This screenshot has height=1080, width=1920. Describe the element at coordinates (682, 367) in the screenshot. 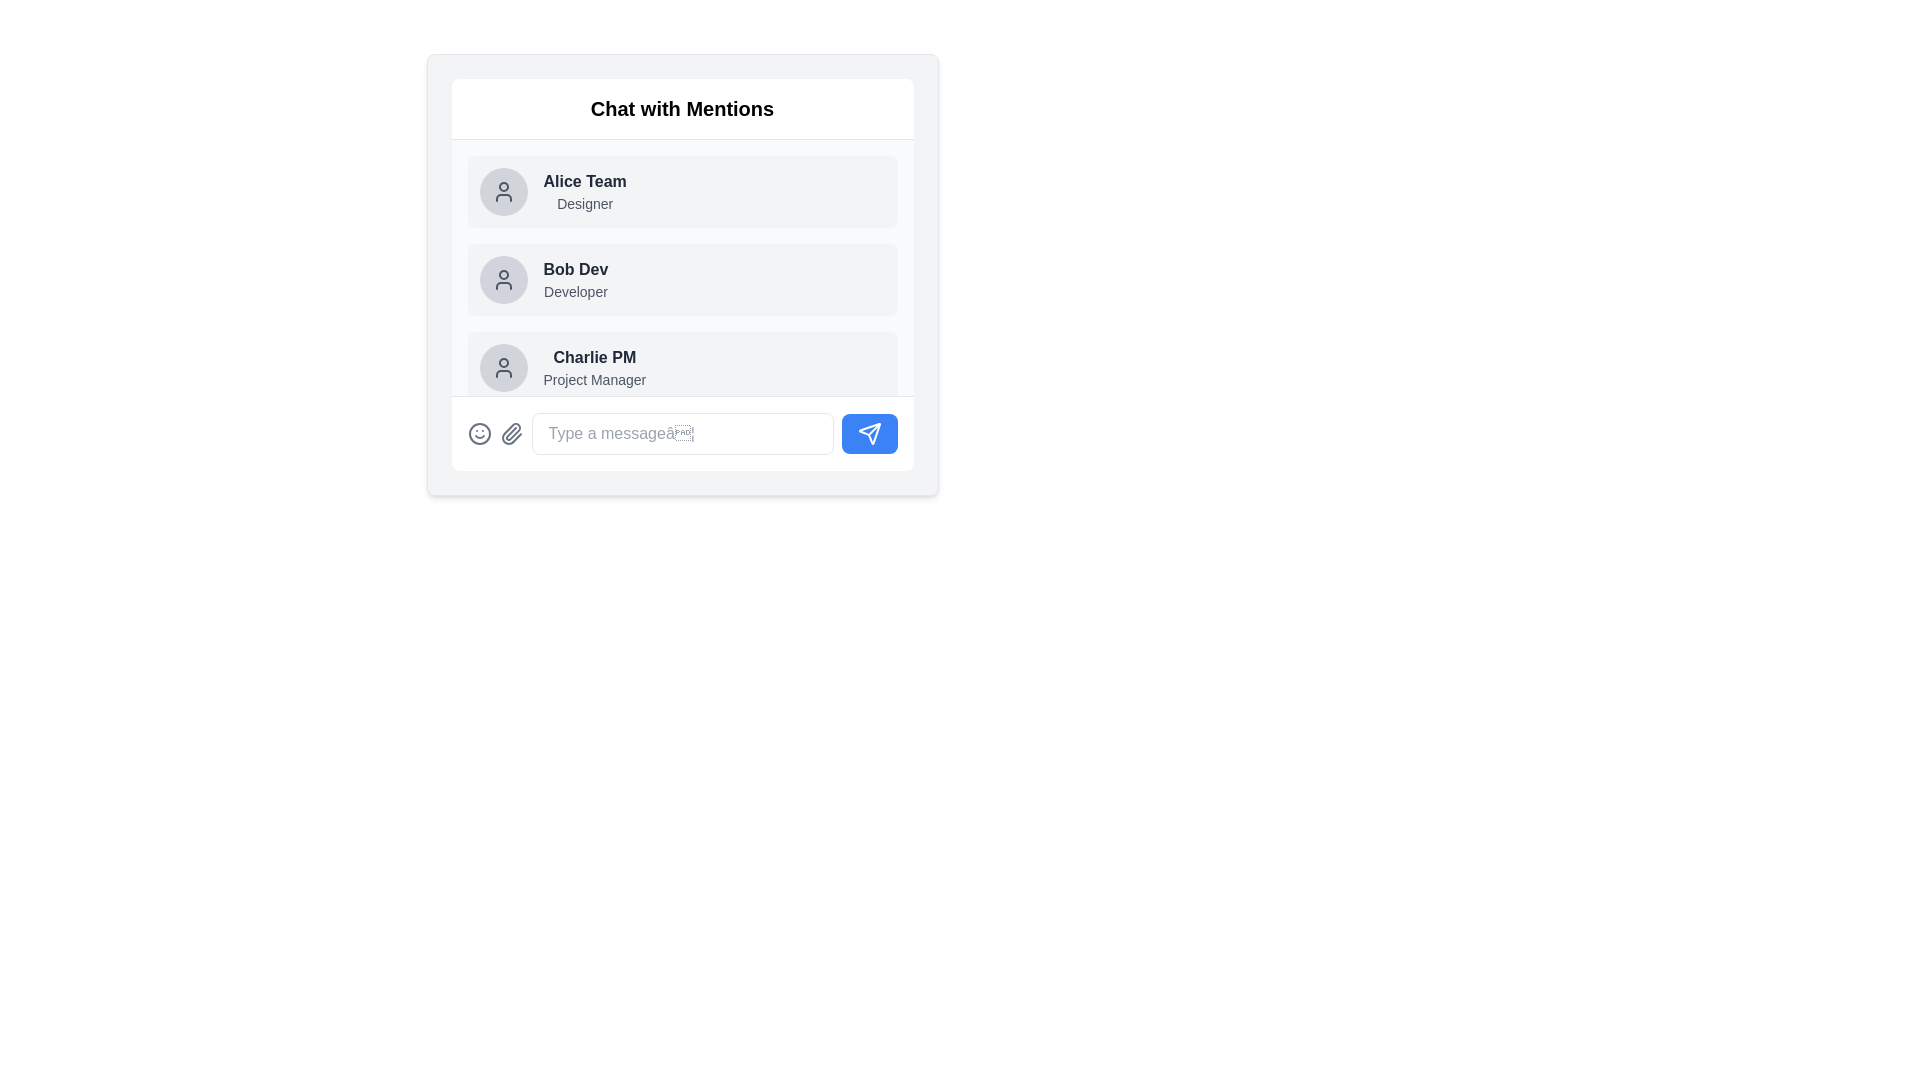

I see `details of the List item displaying 'Charlie PM' as the name and 'Project Manager' as the role, which is the third item in the vertical list of team members` at that location.